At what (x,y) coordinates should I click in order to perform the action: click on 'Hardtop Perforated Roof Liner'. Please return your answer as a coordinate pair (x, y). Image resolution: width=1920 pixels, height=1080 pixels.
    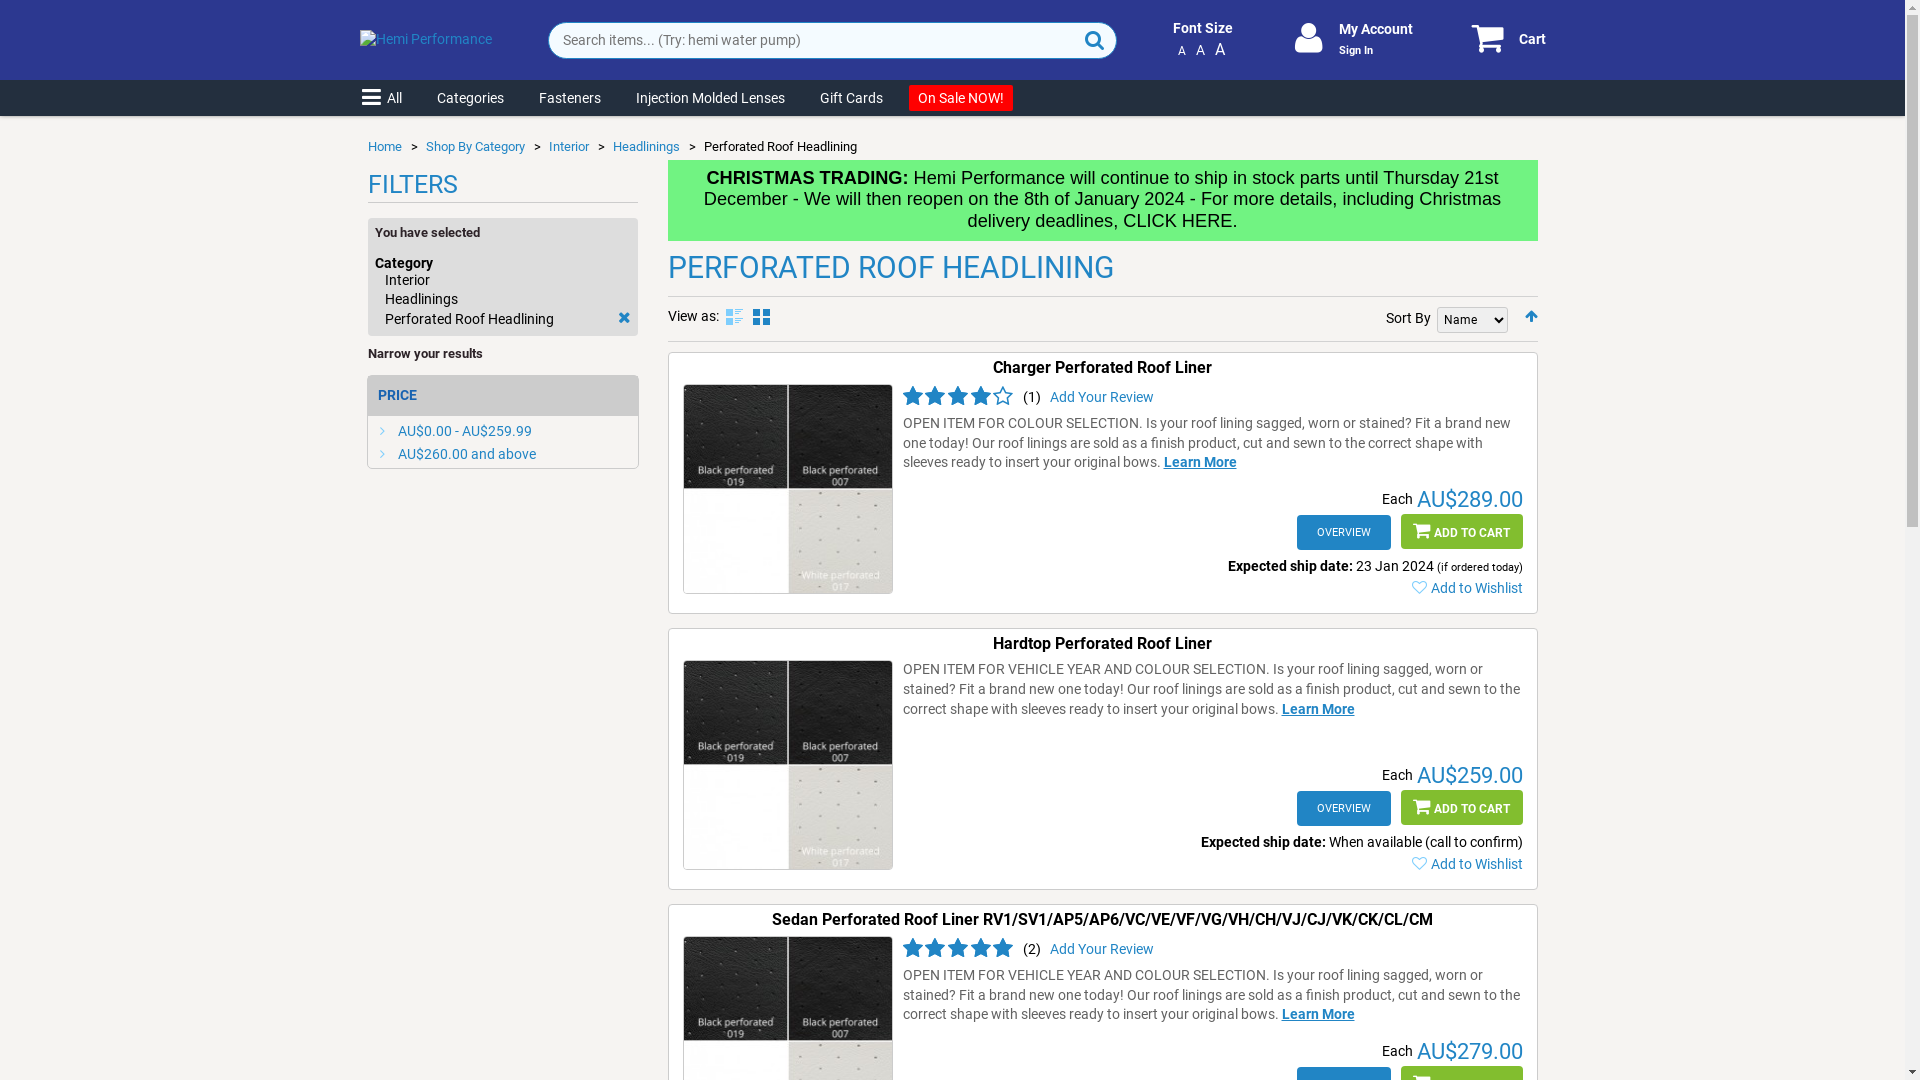
    Looking at the image, I should click on (1101, 643).